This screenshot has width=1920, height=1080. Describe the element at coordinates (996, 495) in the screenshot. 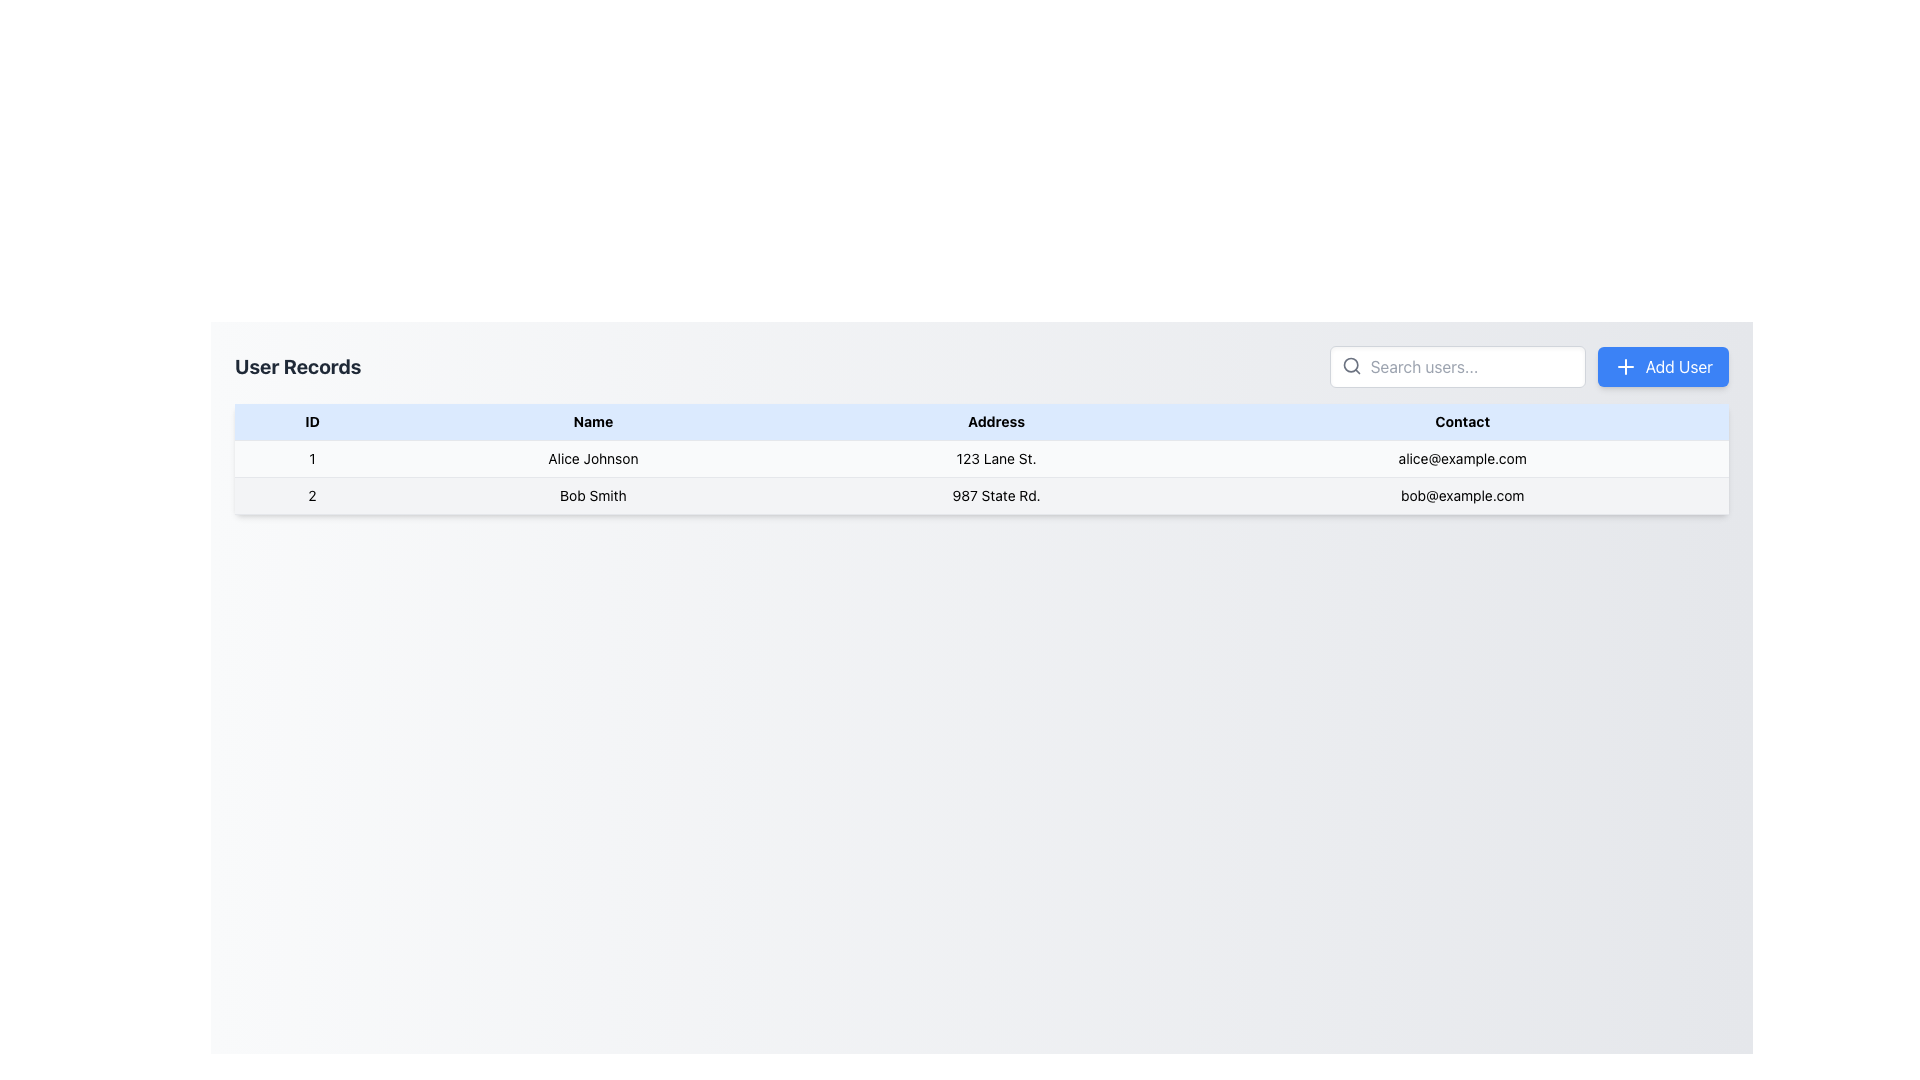

I see `the text field displaying '987 State Rd.' located in the third column of the second row of the user information table, between 'Bob Smith' and 'bob@example.com'` at that location.